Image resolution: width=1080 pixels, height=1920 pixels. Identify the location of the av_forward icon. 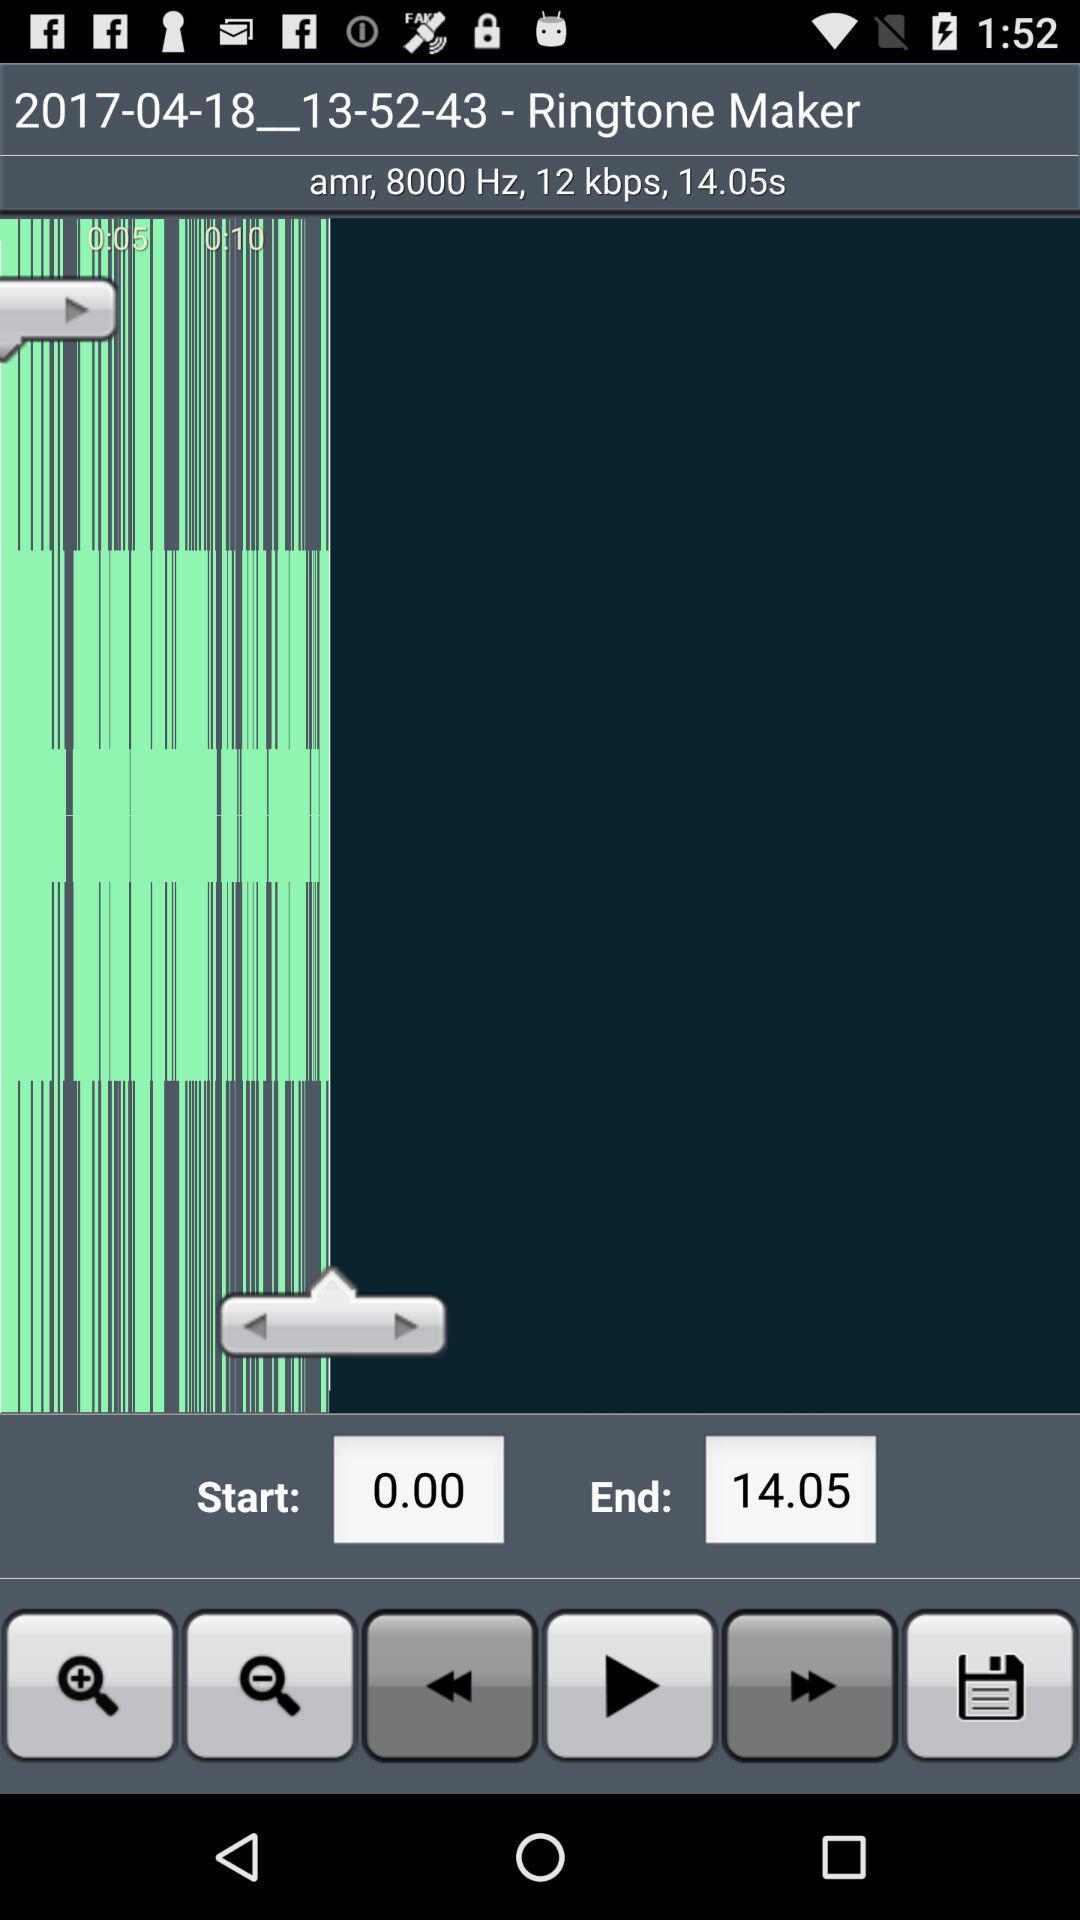
(810, 1804).